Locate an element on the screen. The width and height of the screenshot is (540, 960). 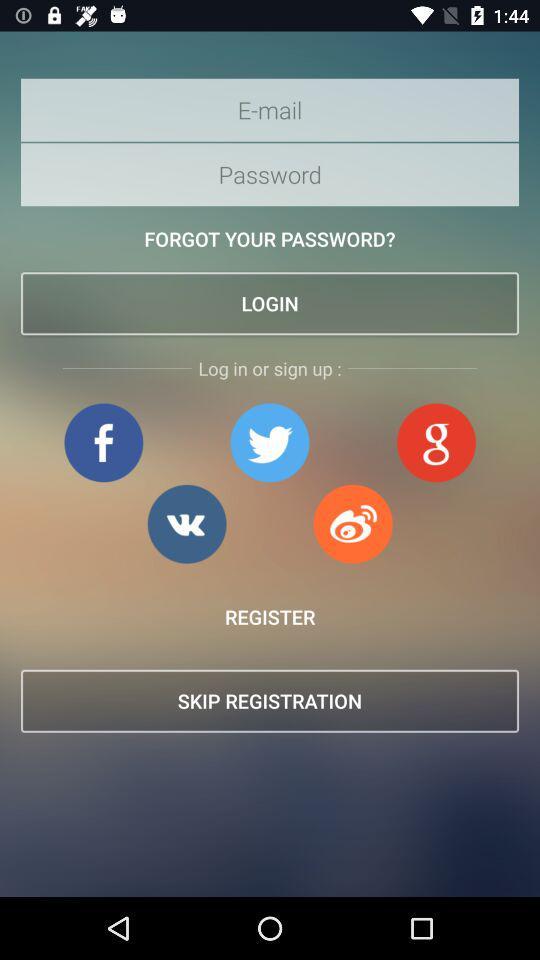
the register item is located at coordinates (270, 616).